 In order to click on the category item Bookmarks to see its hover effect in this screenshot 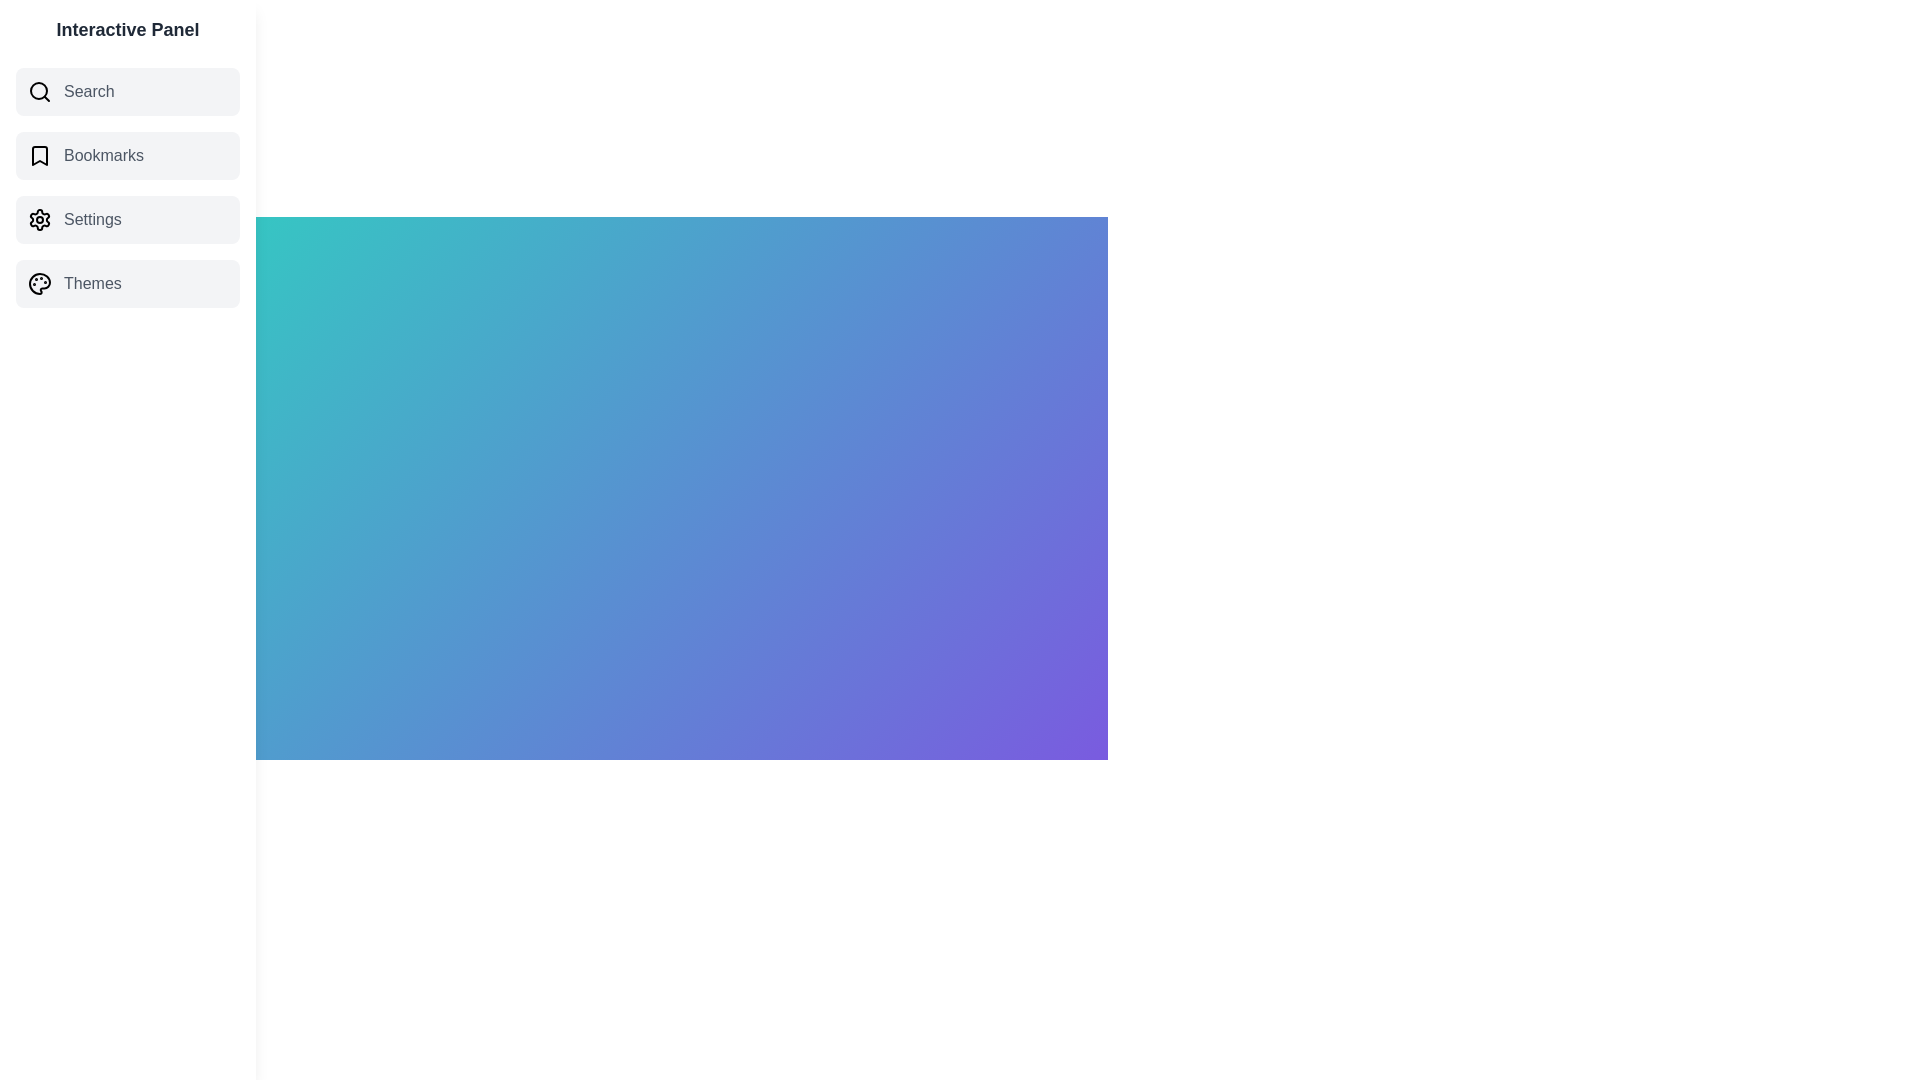, I will do `click(127, 154)`.